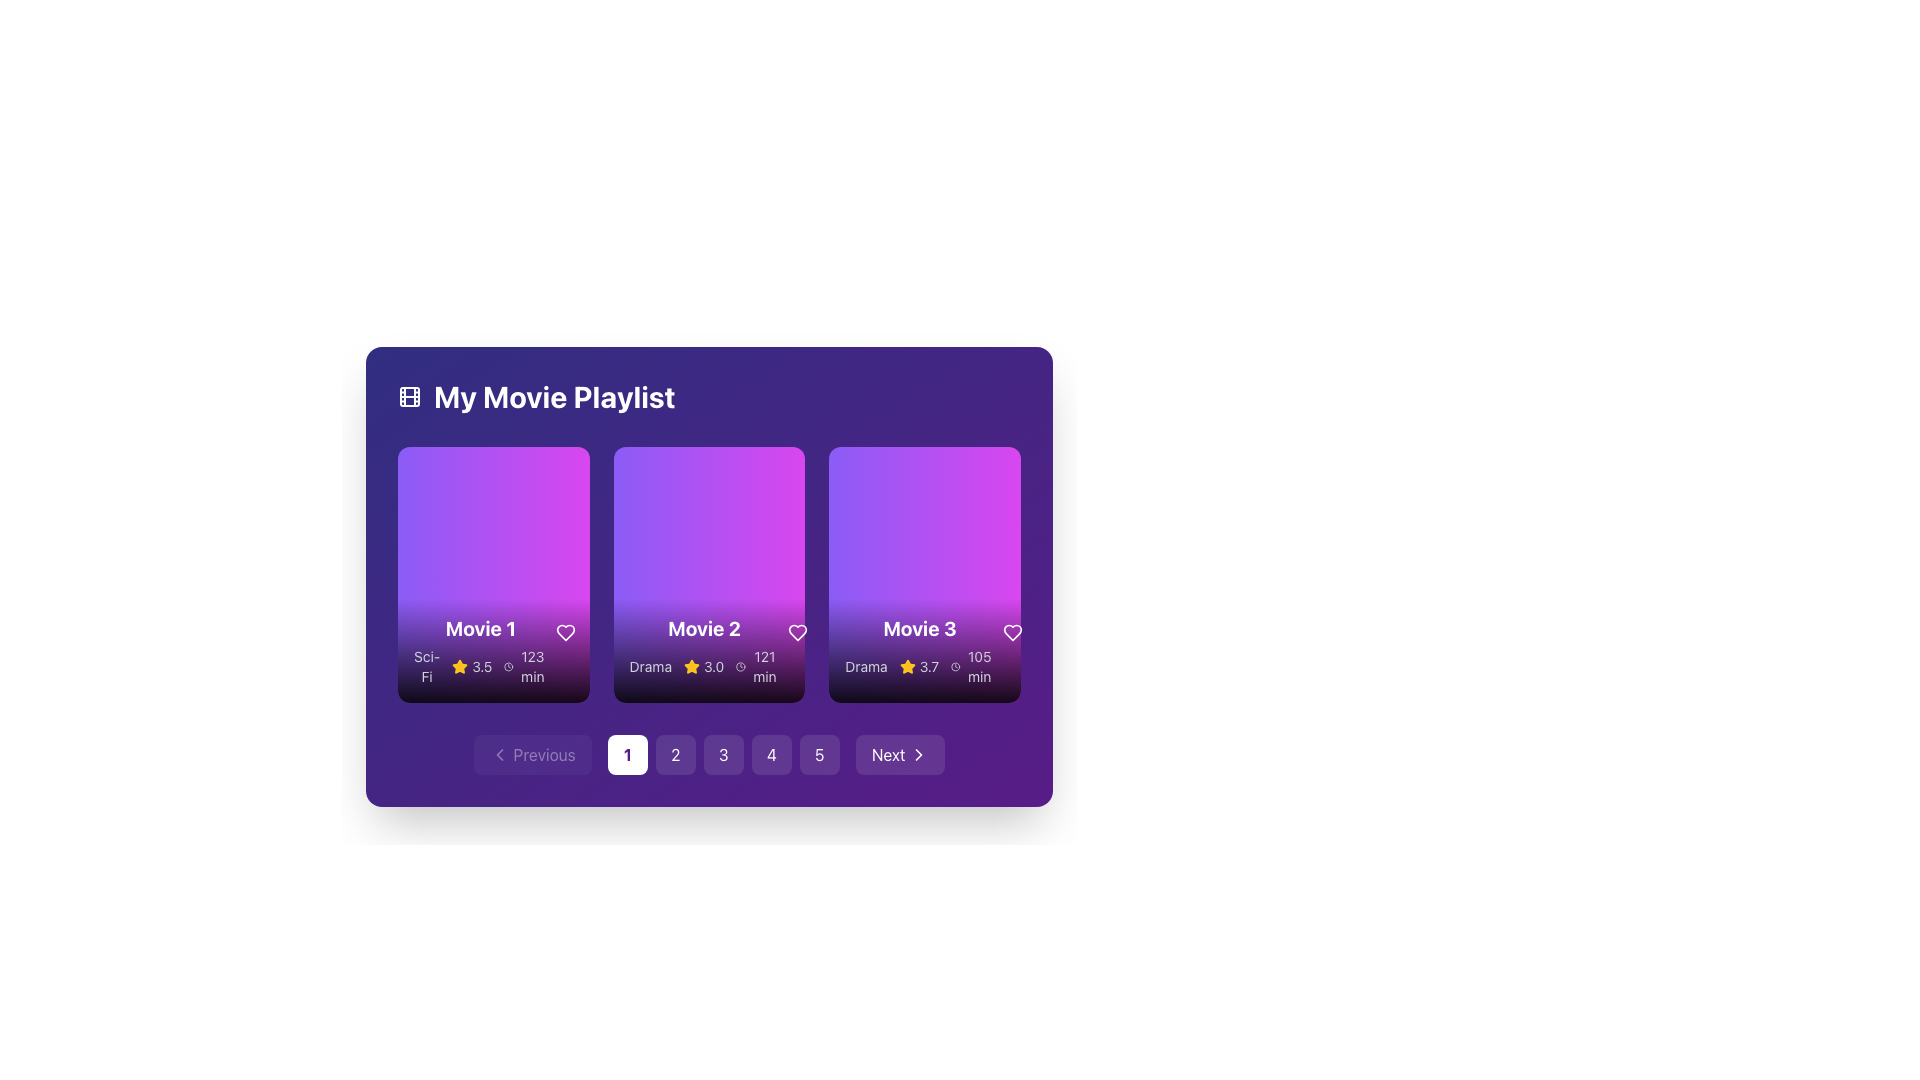 The width and height of the screenshot is (1920, 1080). I want to click on the left-pointing chevron icon within the button located at the bottom-left corner of the interface, so click(499, 755).